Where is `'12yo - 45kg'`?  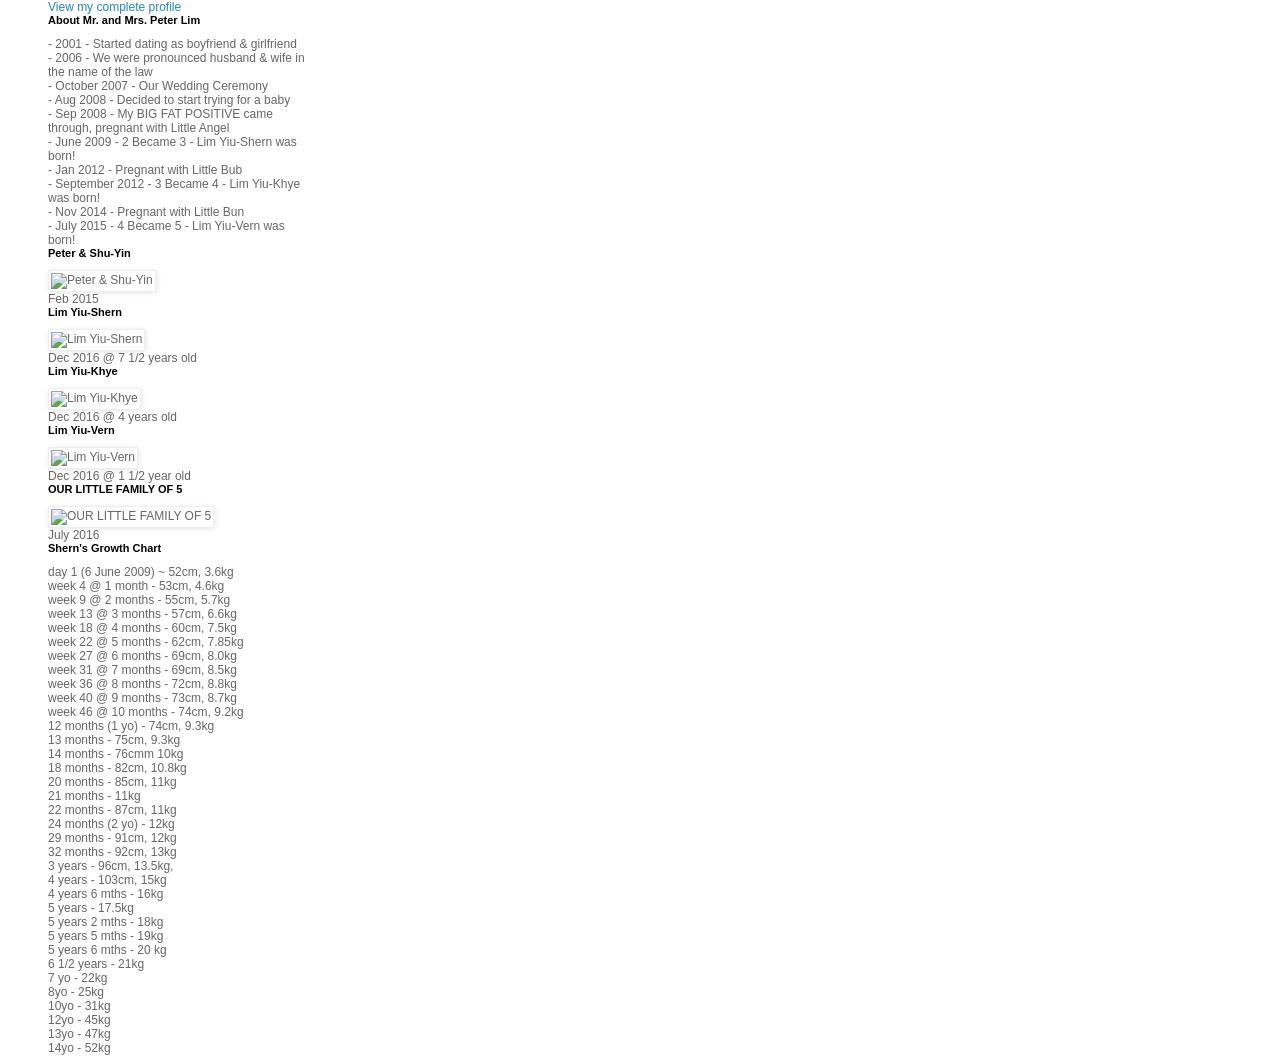
'12yo - 45kg' is located at coordinates (78, 1017).